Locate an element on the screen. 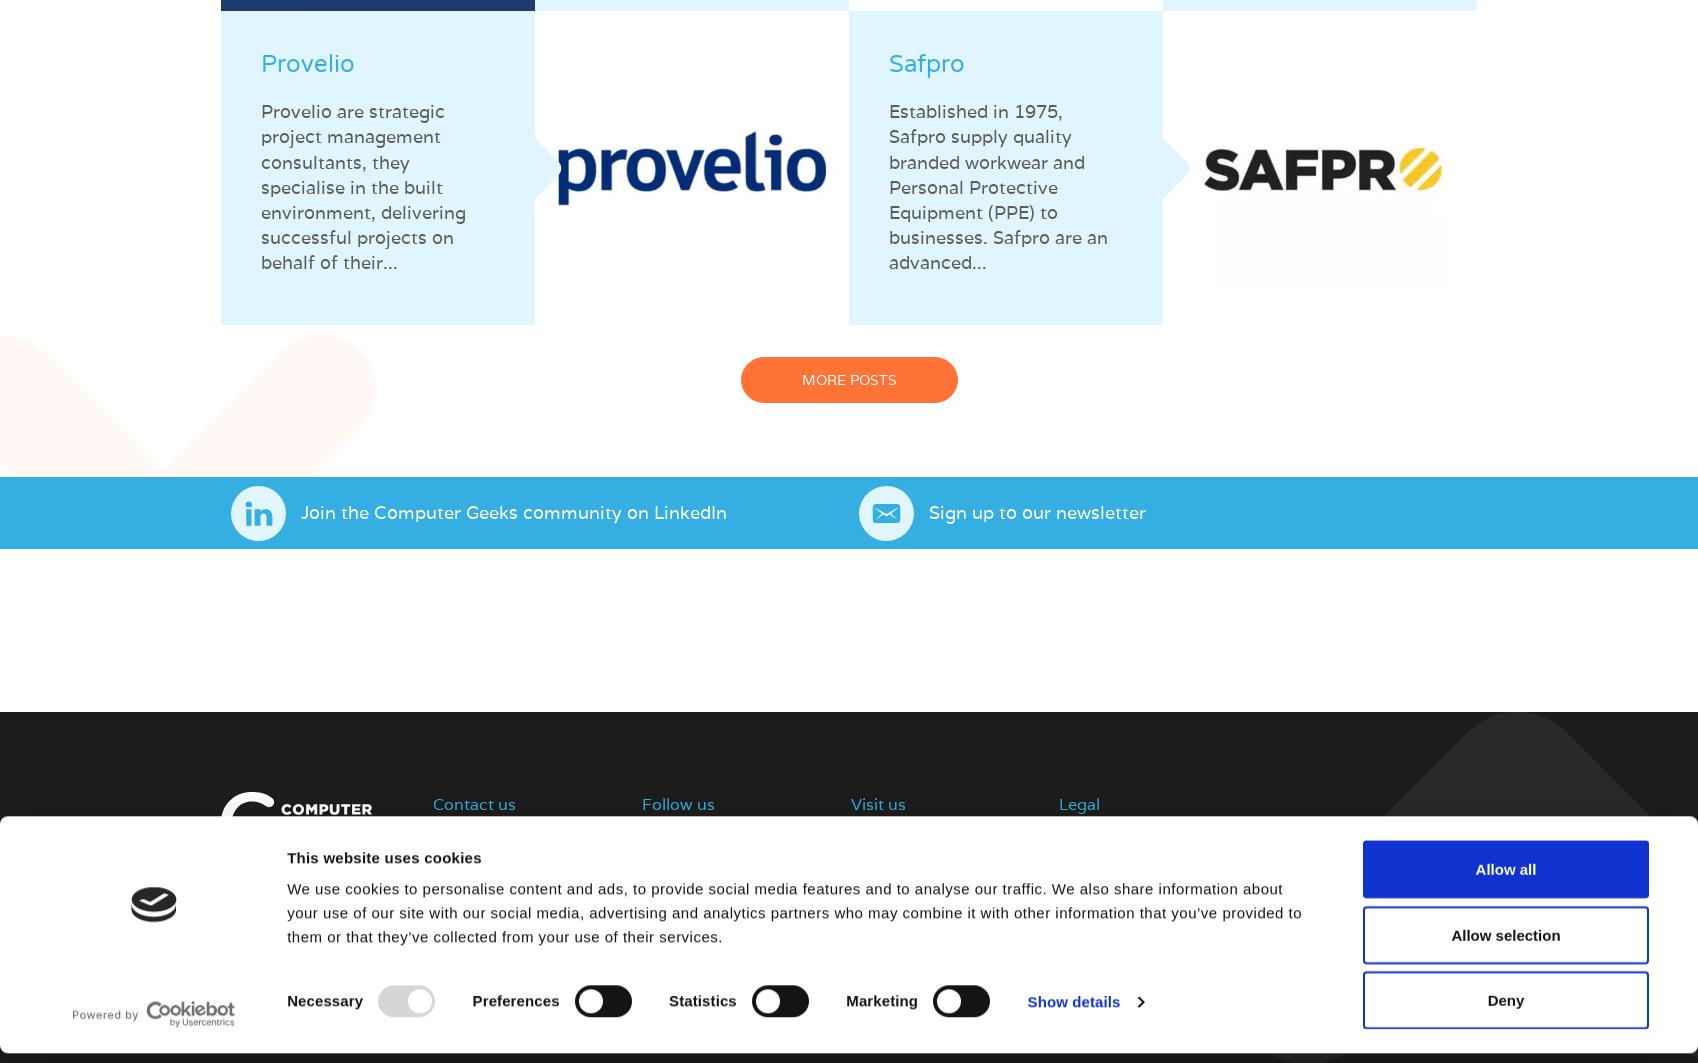 The width and height of the screenshot is (1698, 1063). '7 Thomas Lane,' is located at coordinates (904, 836).